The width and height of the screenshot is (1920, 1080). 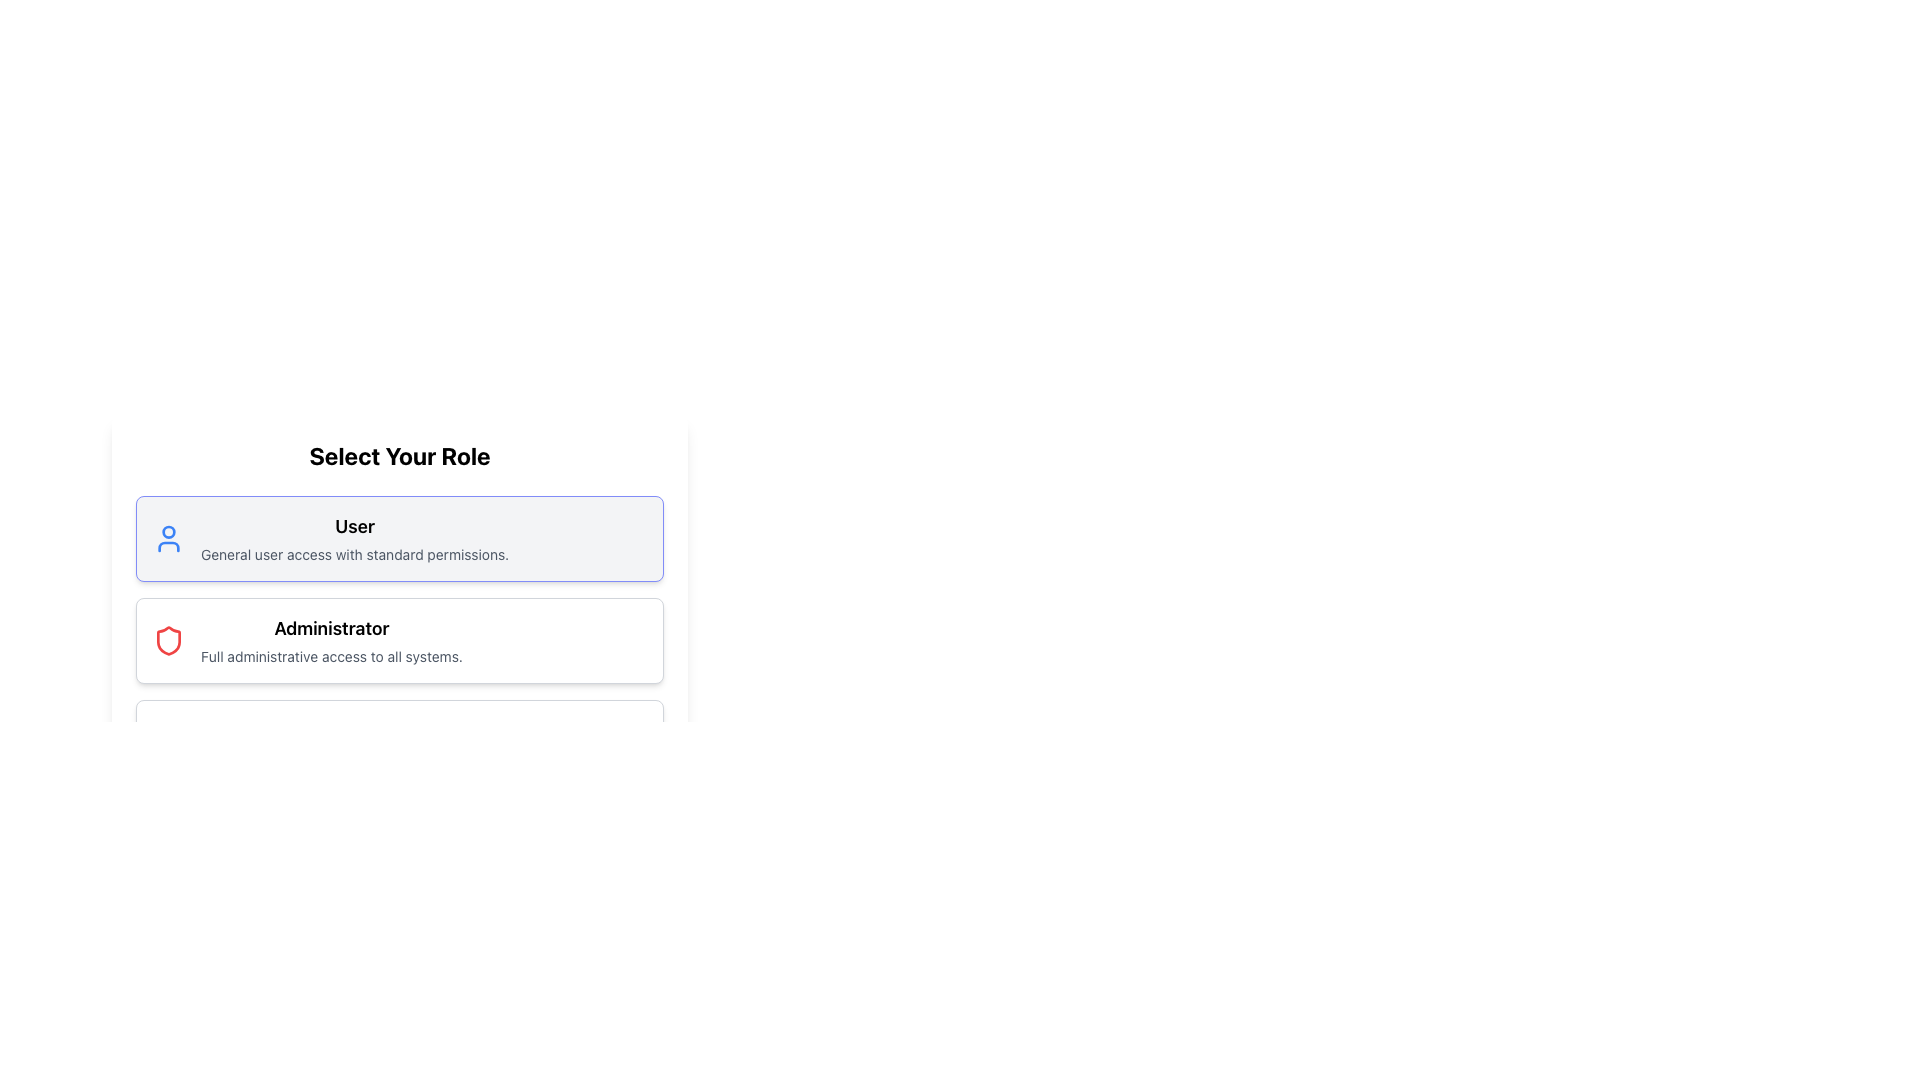 I want to click on the first List item that details the 'User' role, so click(x=355, y=538).